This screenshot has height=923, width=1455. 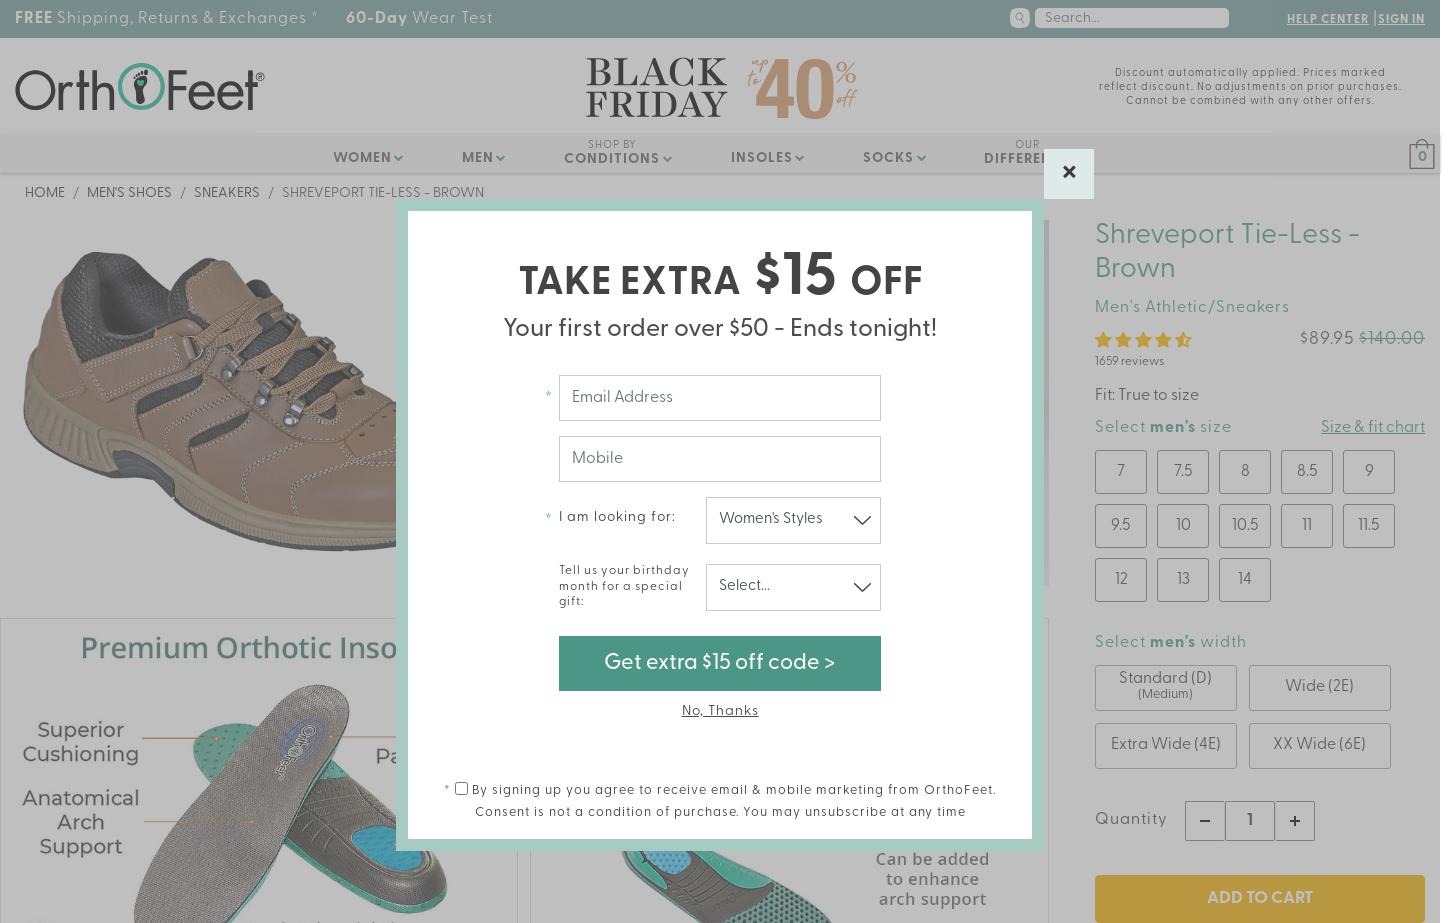 I want to click on 'SOCKS', so click(x=887, y=158).